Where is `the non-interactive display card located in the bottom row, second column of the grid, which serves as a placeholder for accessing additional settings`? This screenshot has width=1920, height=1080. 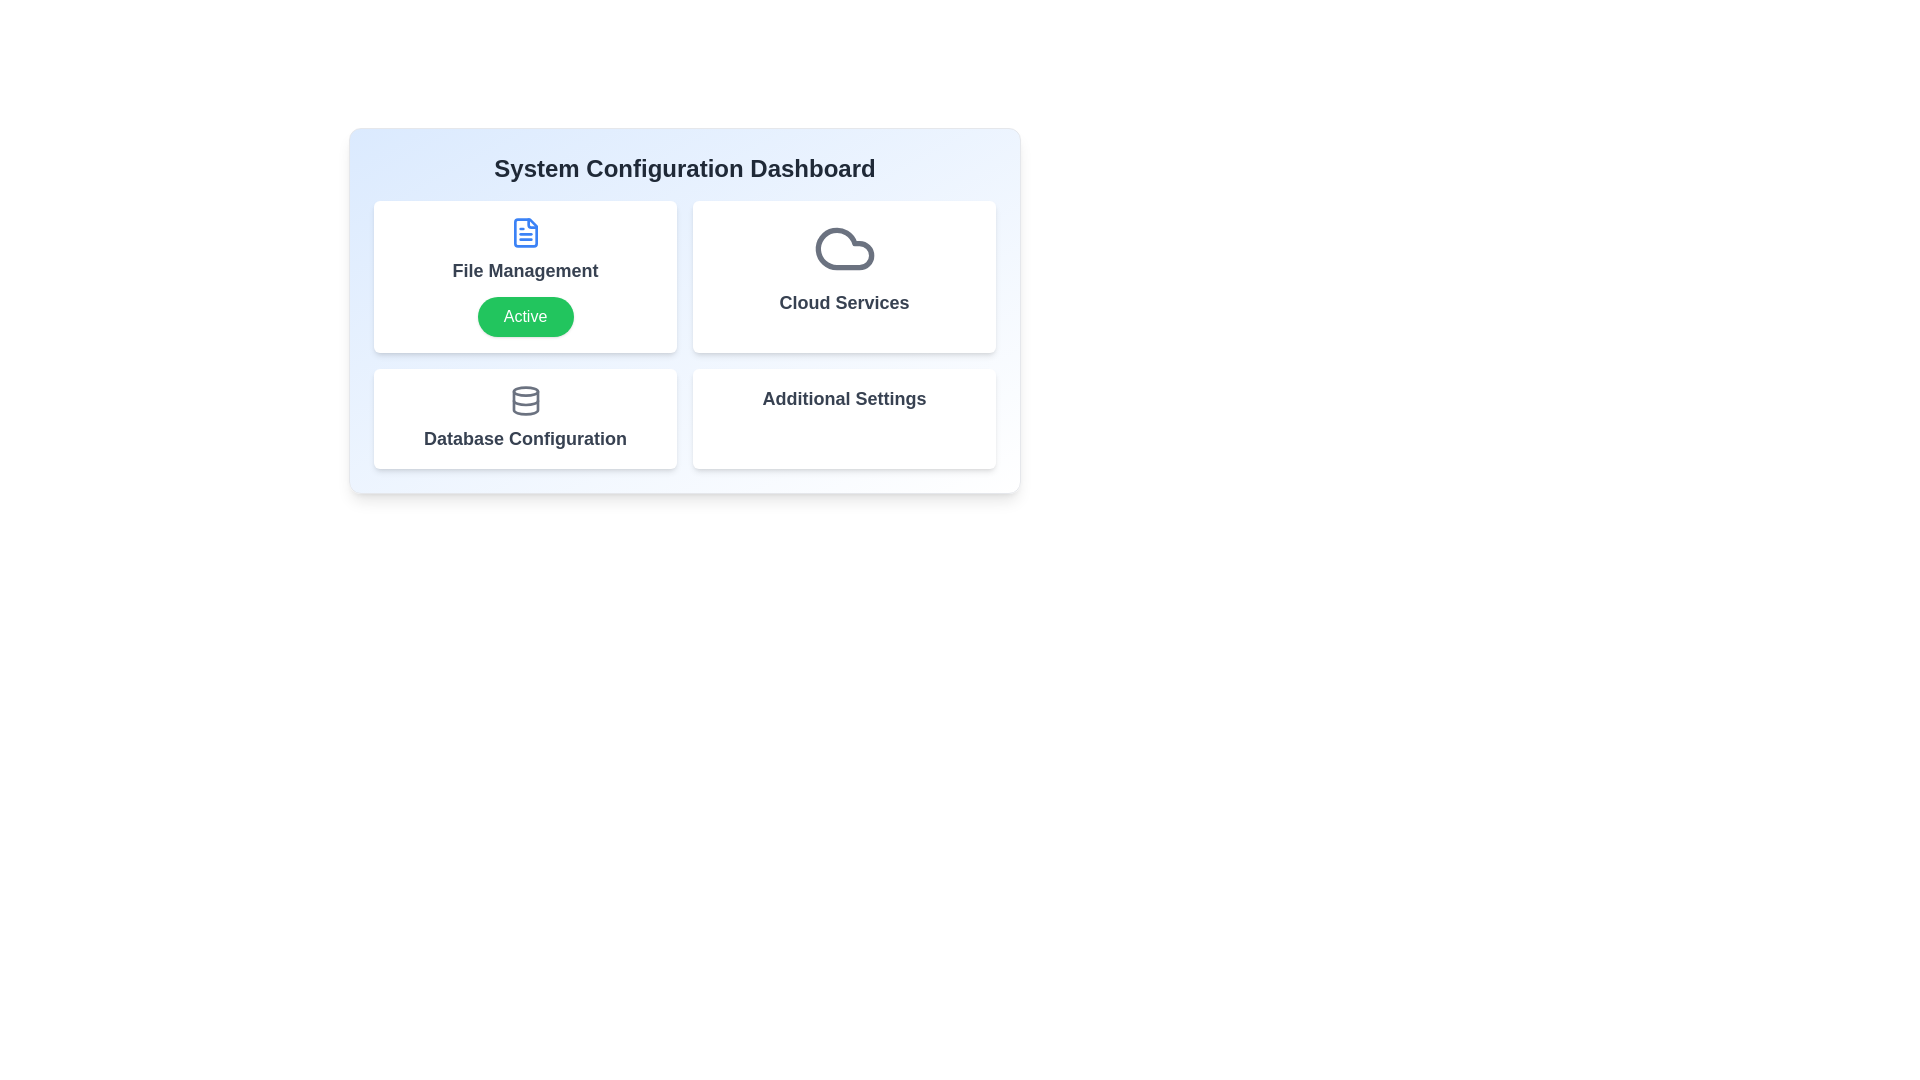
the non-interactive display card located in the bottom row, second column of the grid, which serves as a placeholder for accessing additional settings is located at coordinates (844, 418).